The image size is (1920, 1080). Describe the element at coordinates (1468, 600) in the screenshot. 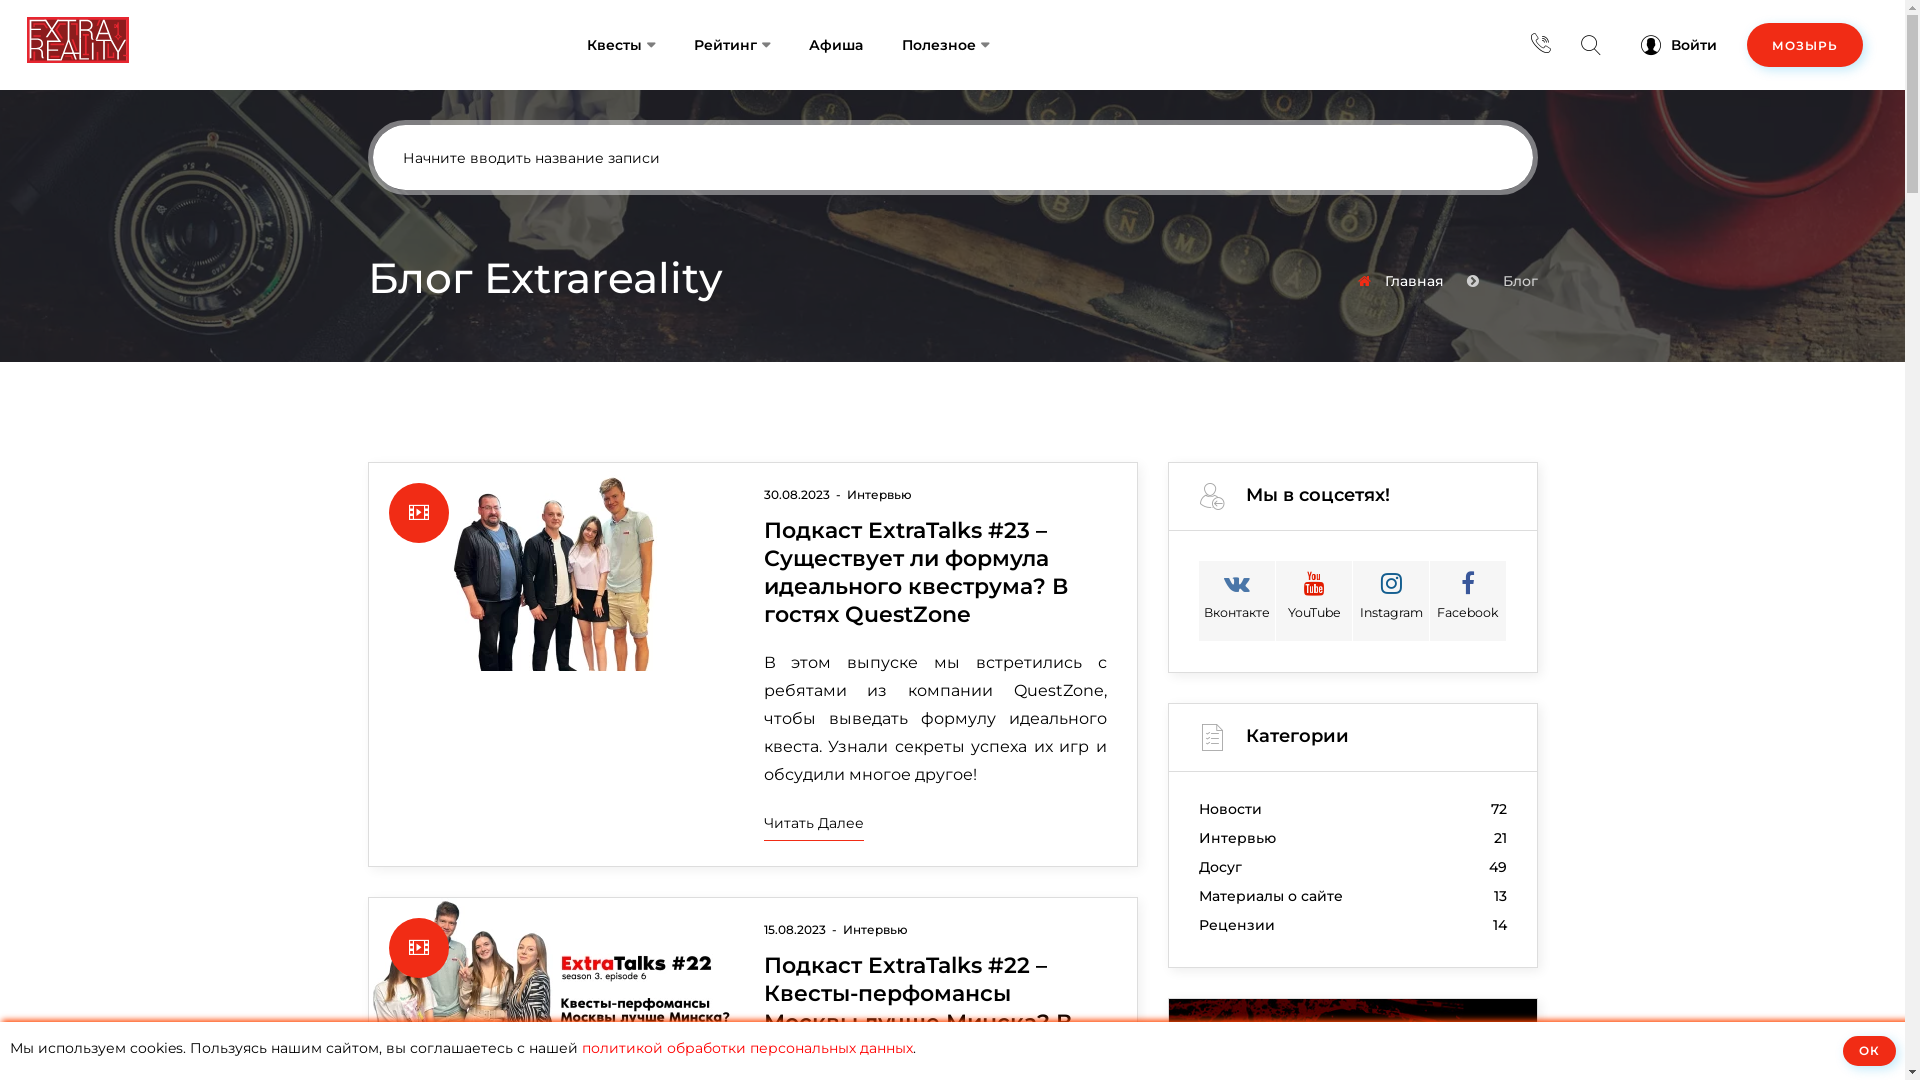

I see `'Facebook'` at that location.